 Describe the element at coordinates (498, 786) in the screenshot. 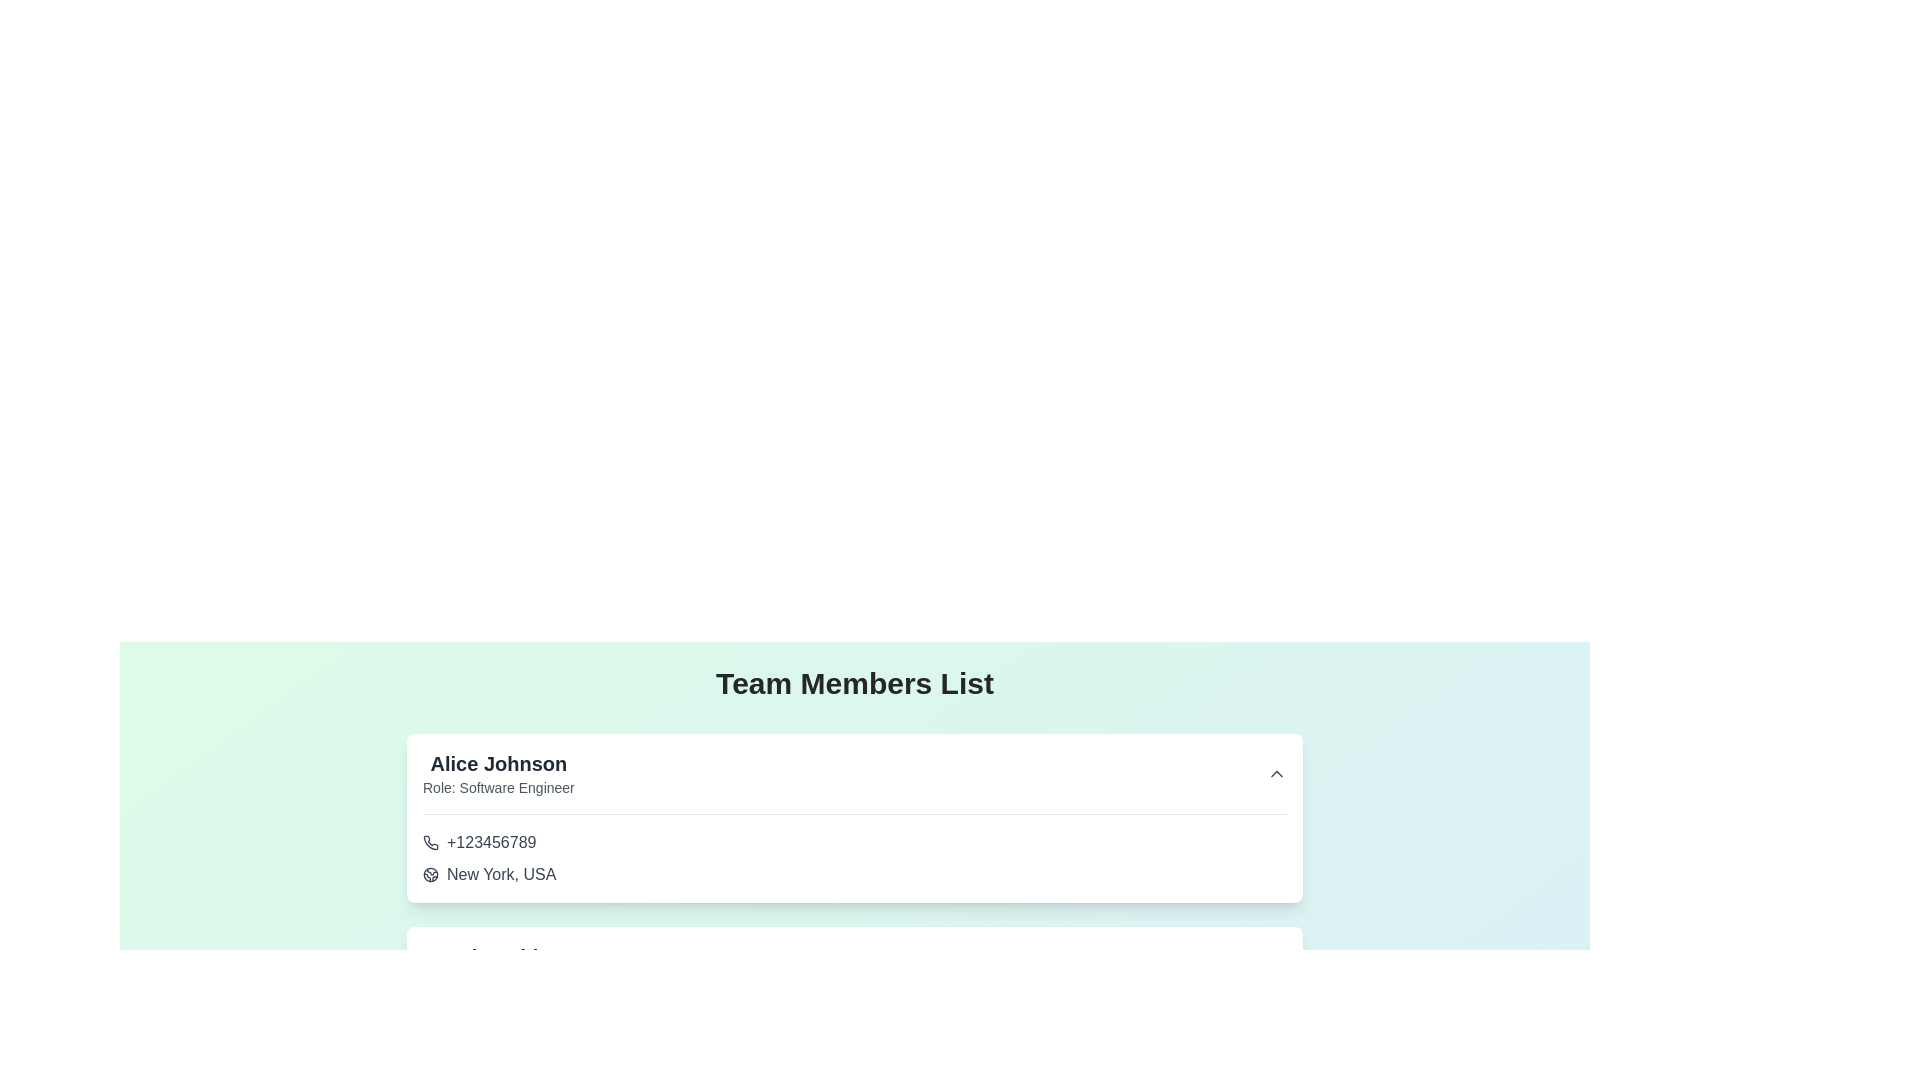

I see `information displayed in the text label showing 'Role: Software Engineer', which is styled in gray and located below the name 'Alice Johnson' on the card` at that location.